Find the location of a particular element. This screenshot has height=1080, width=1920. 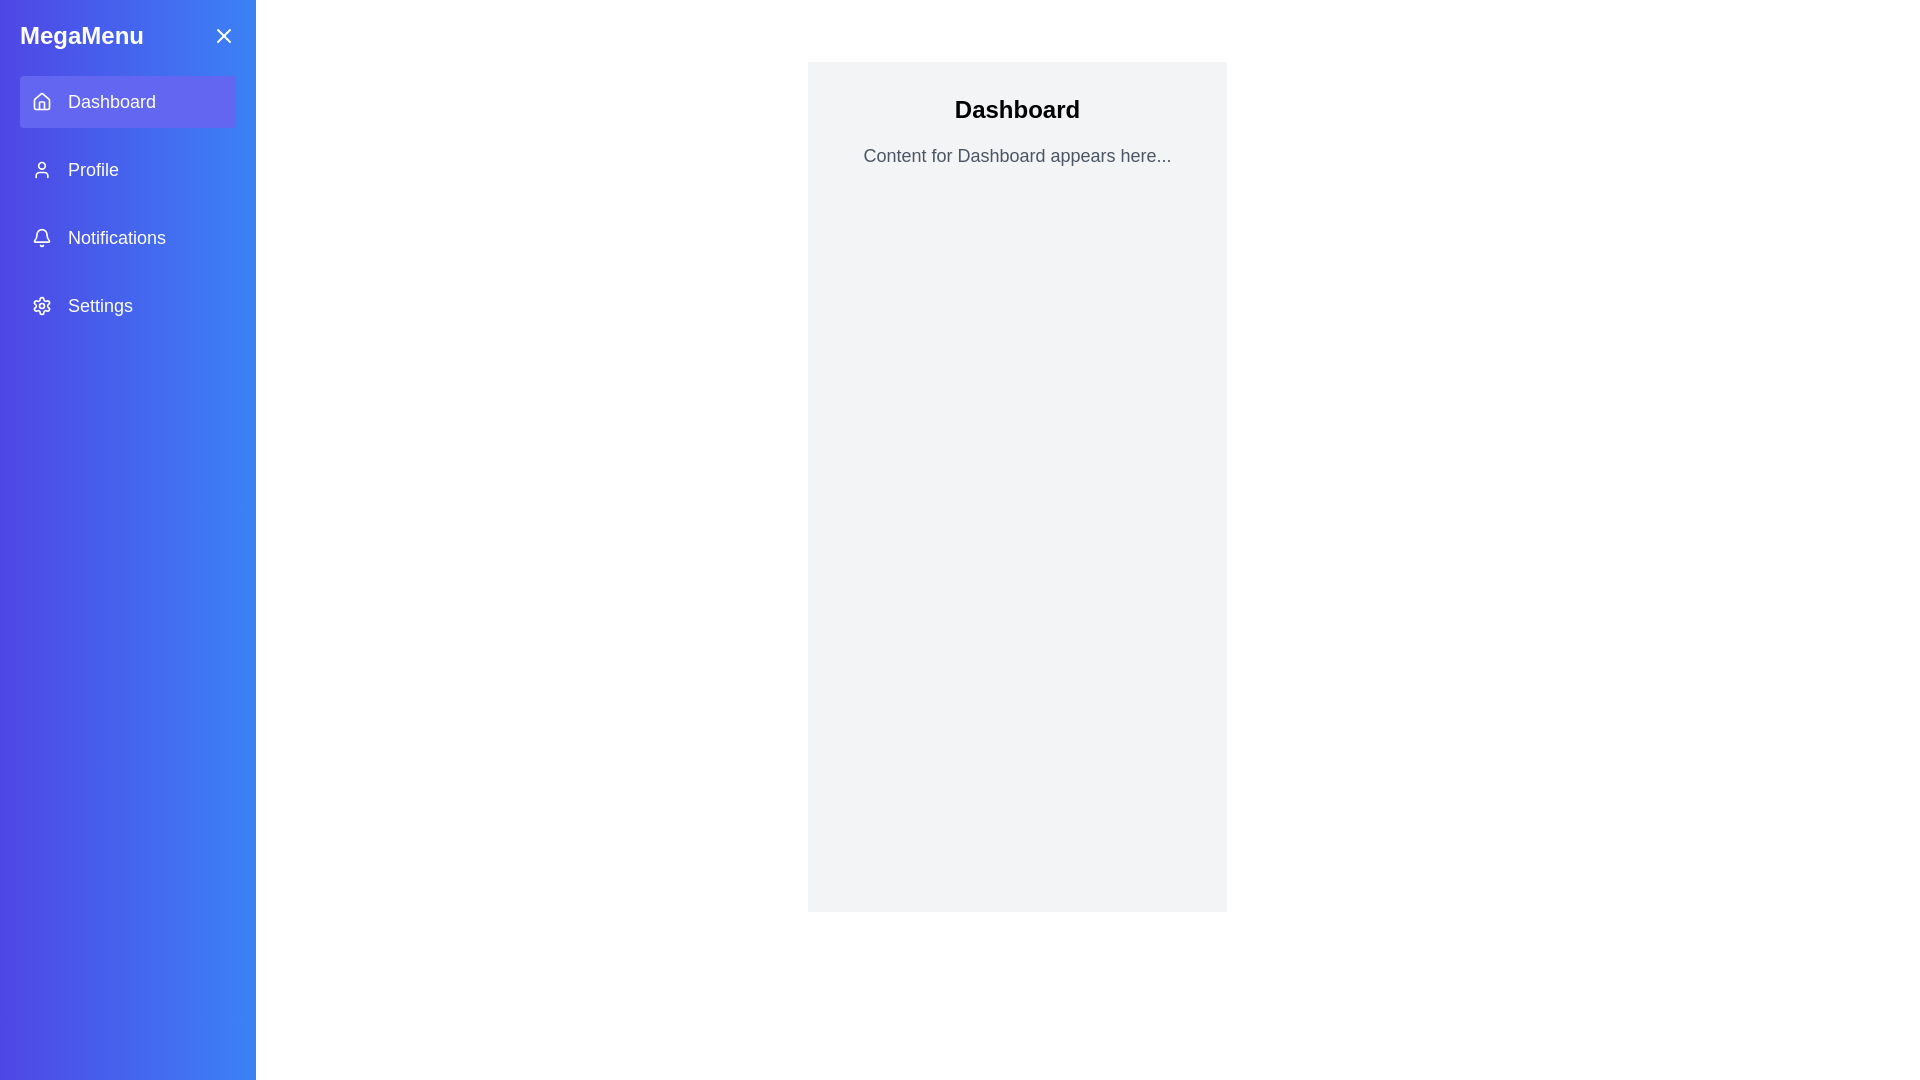

the 'X' icon button located at the top right corner of the sidebar is located at coordinates (224, 35).